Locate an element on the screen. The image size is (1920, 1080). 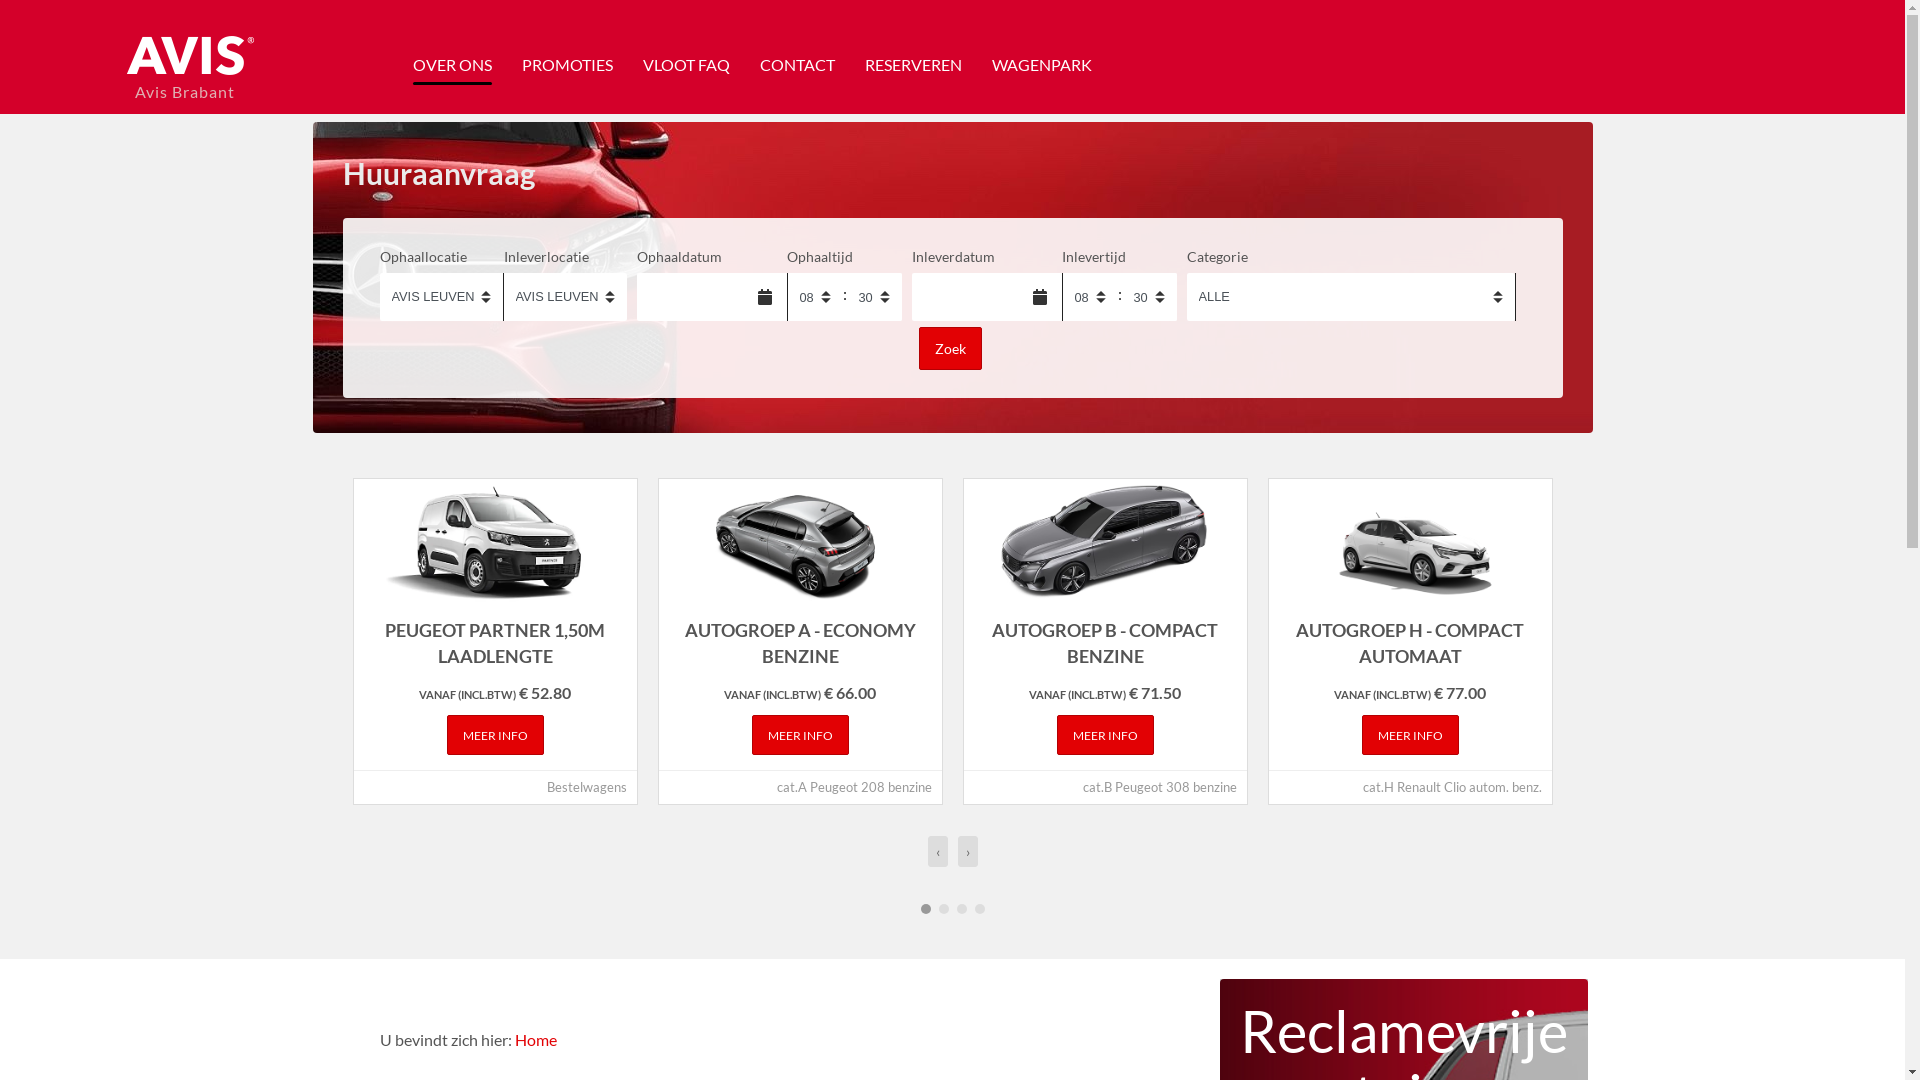
'OVER ONS' is located at coordinates (411, 63).